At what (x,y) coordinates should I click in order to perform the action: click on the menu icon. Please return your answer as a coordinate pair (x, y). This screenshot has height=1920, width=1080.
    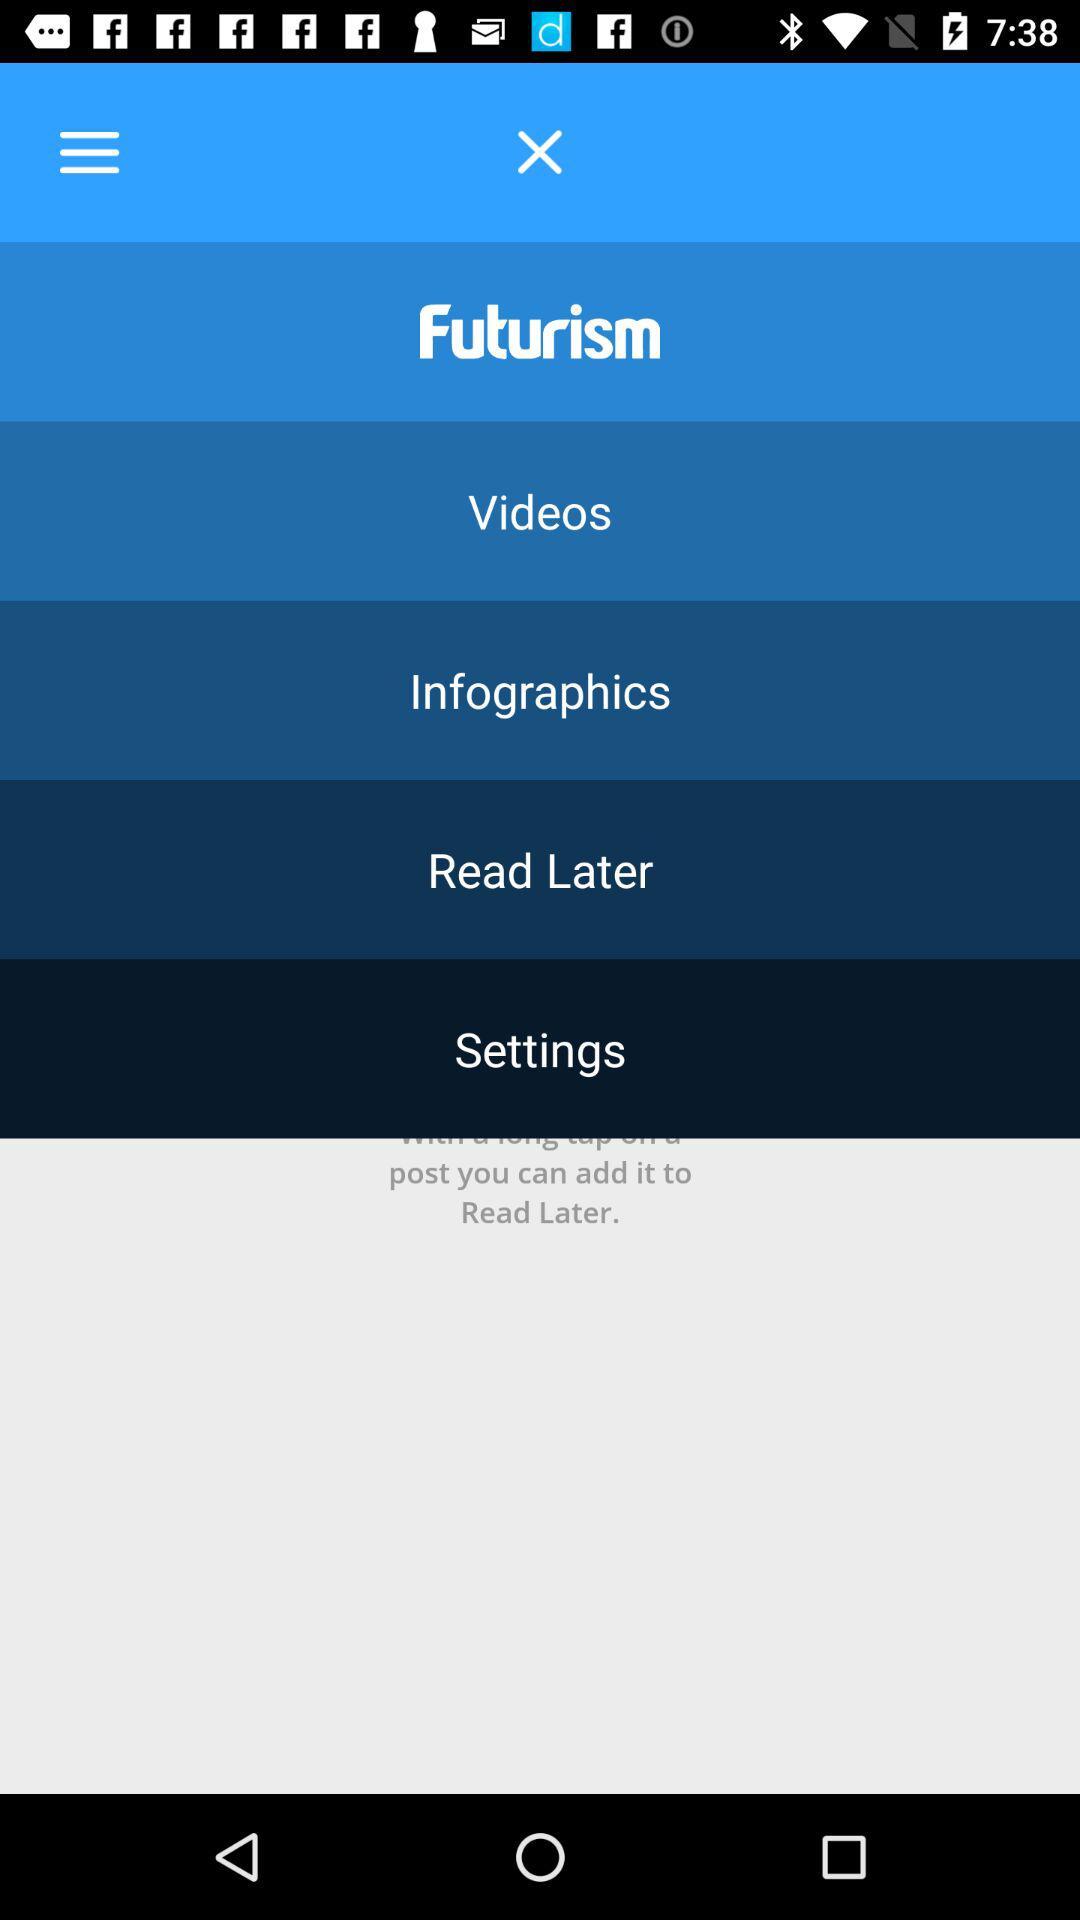
    Looking at the image, I should click on (88, 151).